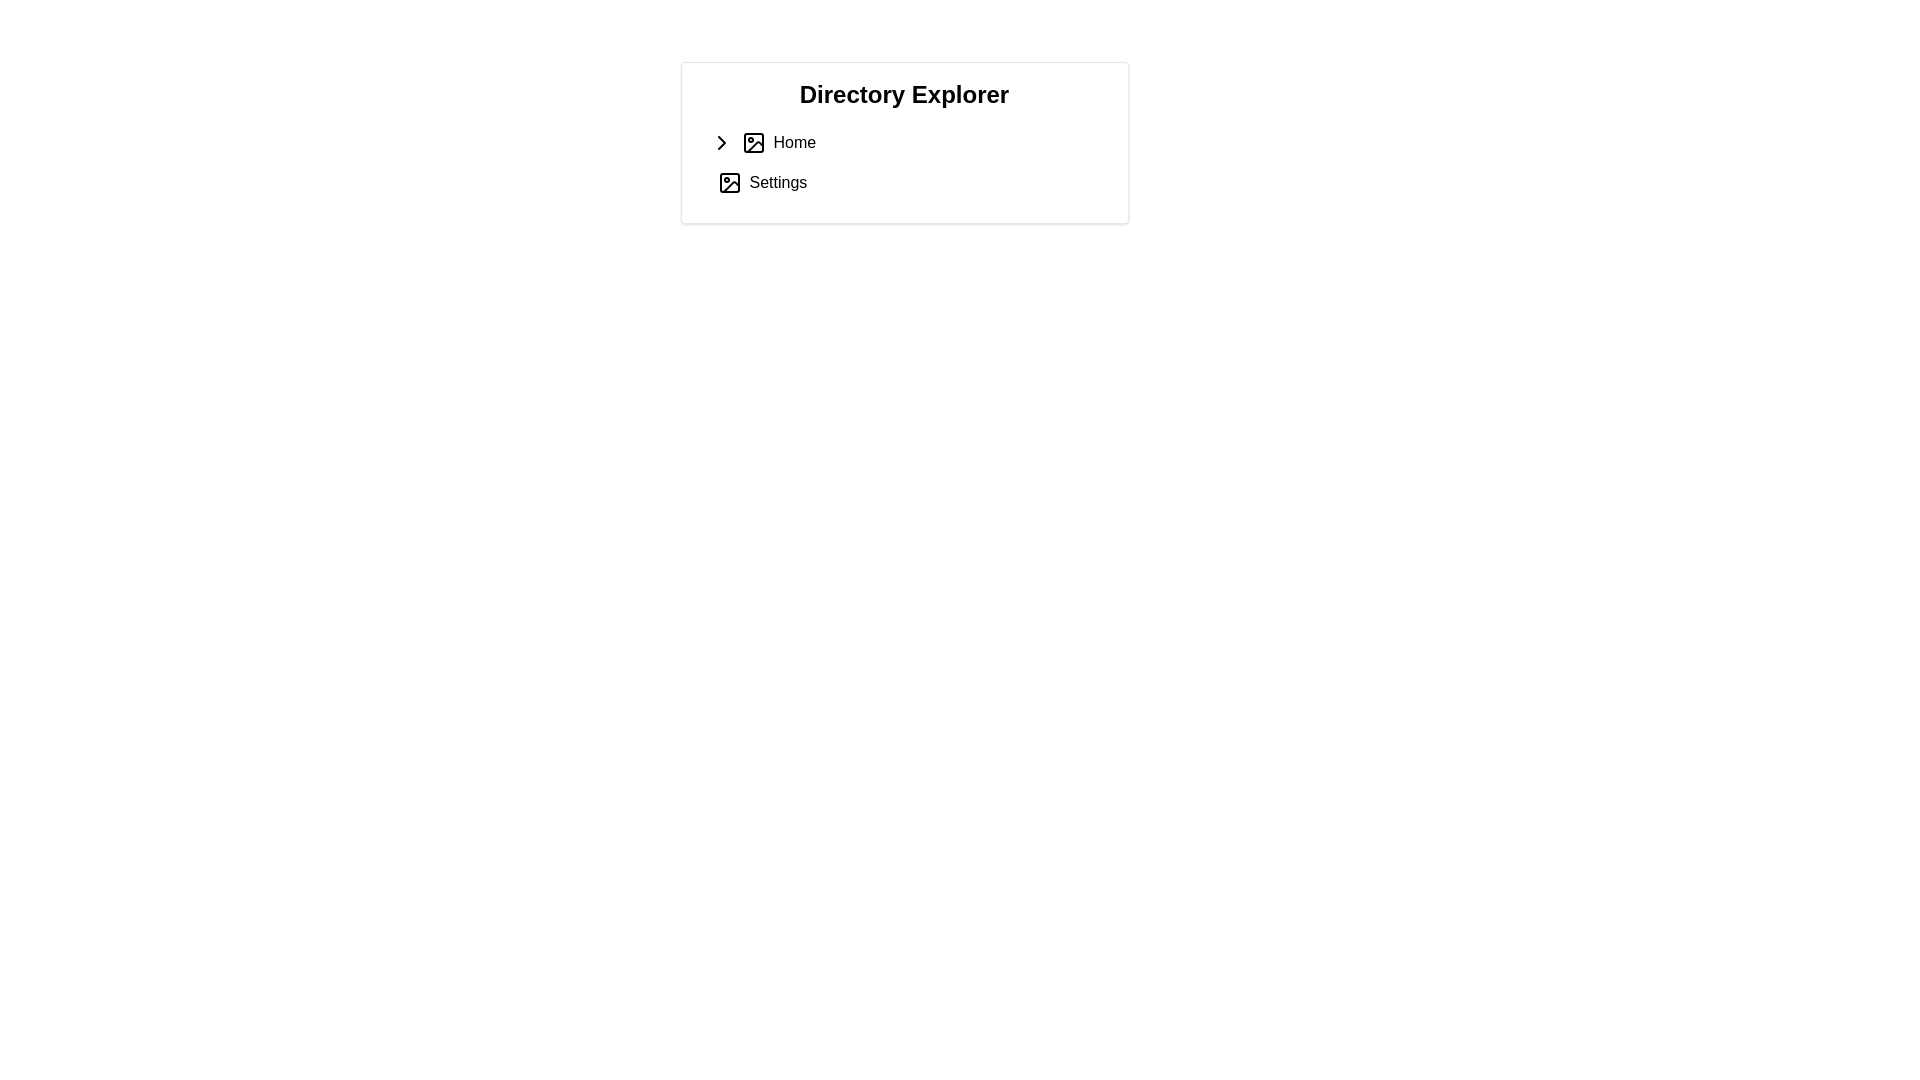 This screenshot has height=1080, width=1920. Describe the element at coordinates (720, 141) in the screenshot. I see `the chevron icon indicating the presence of a navigable or collapsible section for the 'Home' entry` at that location.